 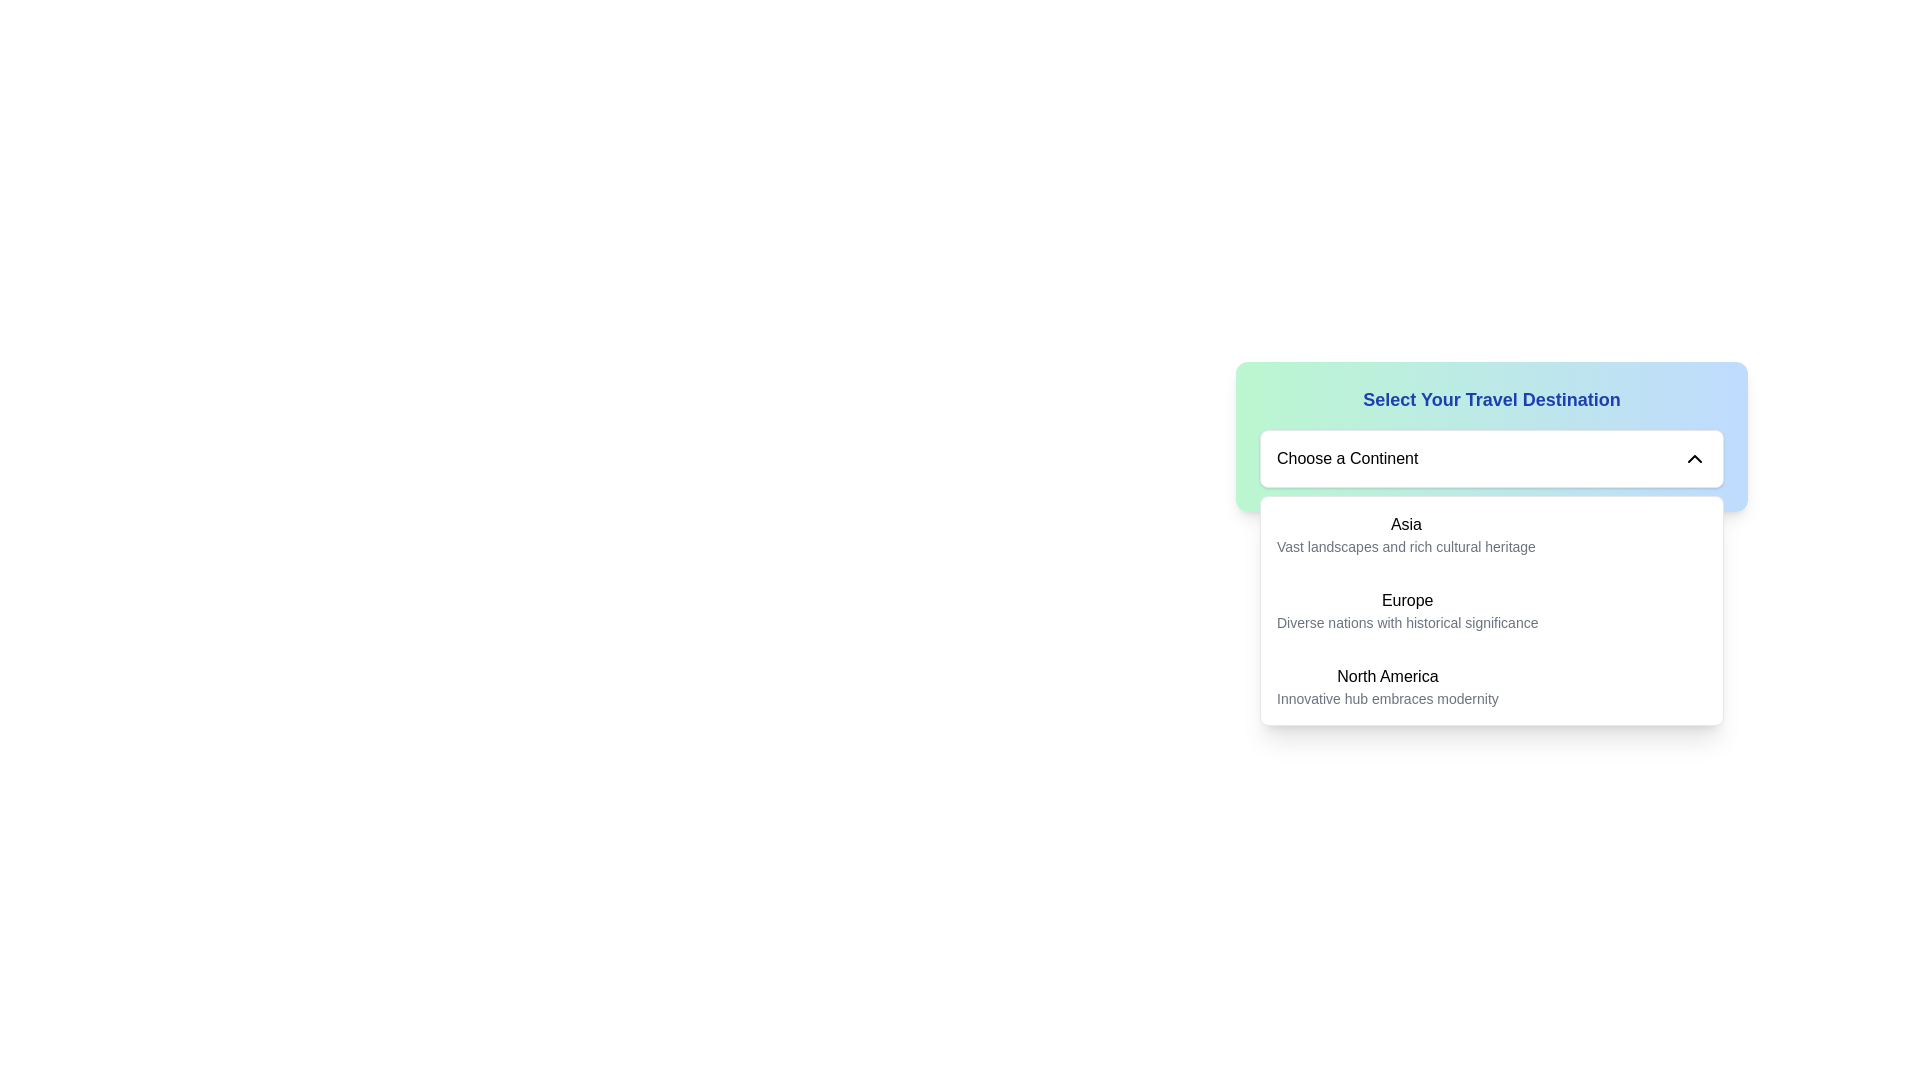 I want to click on the 'Europe' option in the drop-down menu under 'Select Your Travel Destination', so click(x=1406, y=609).